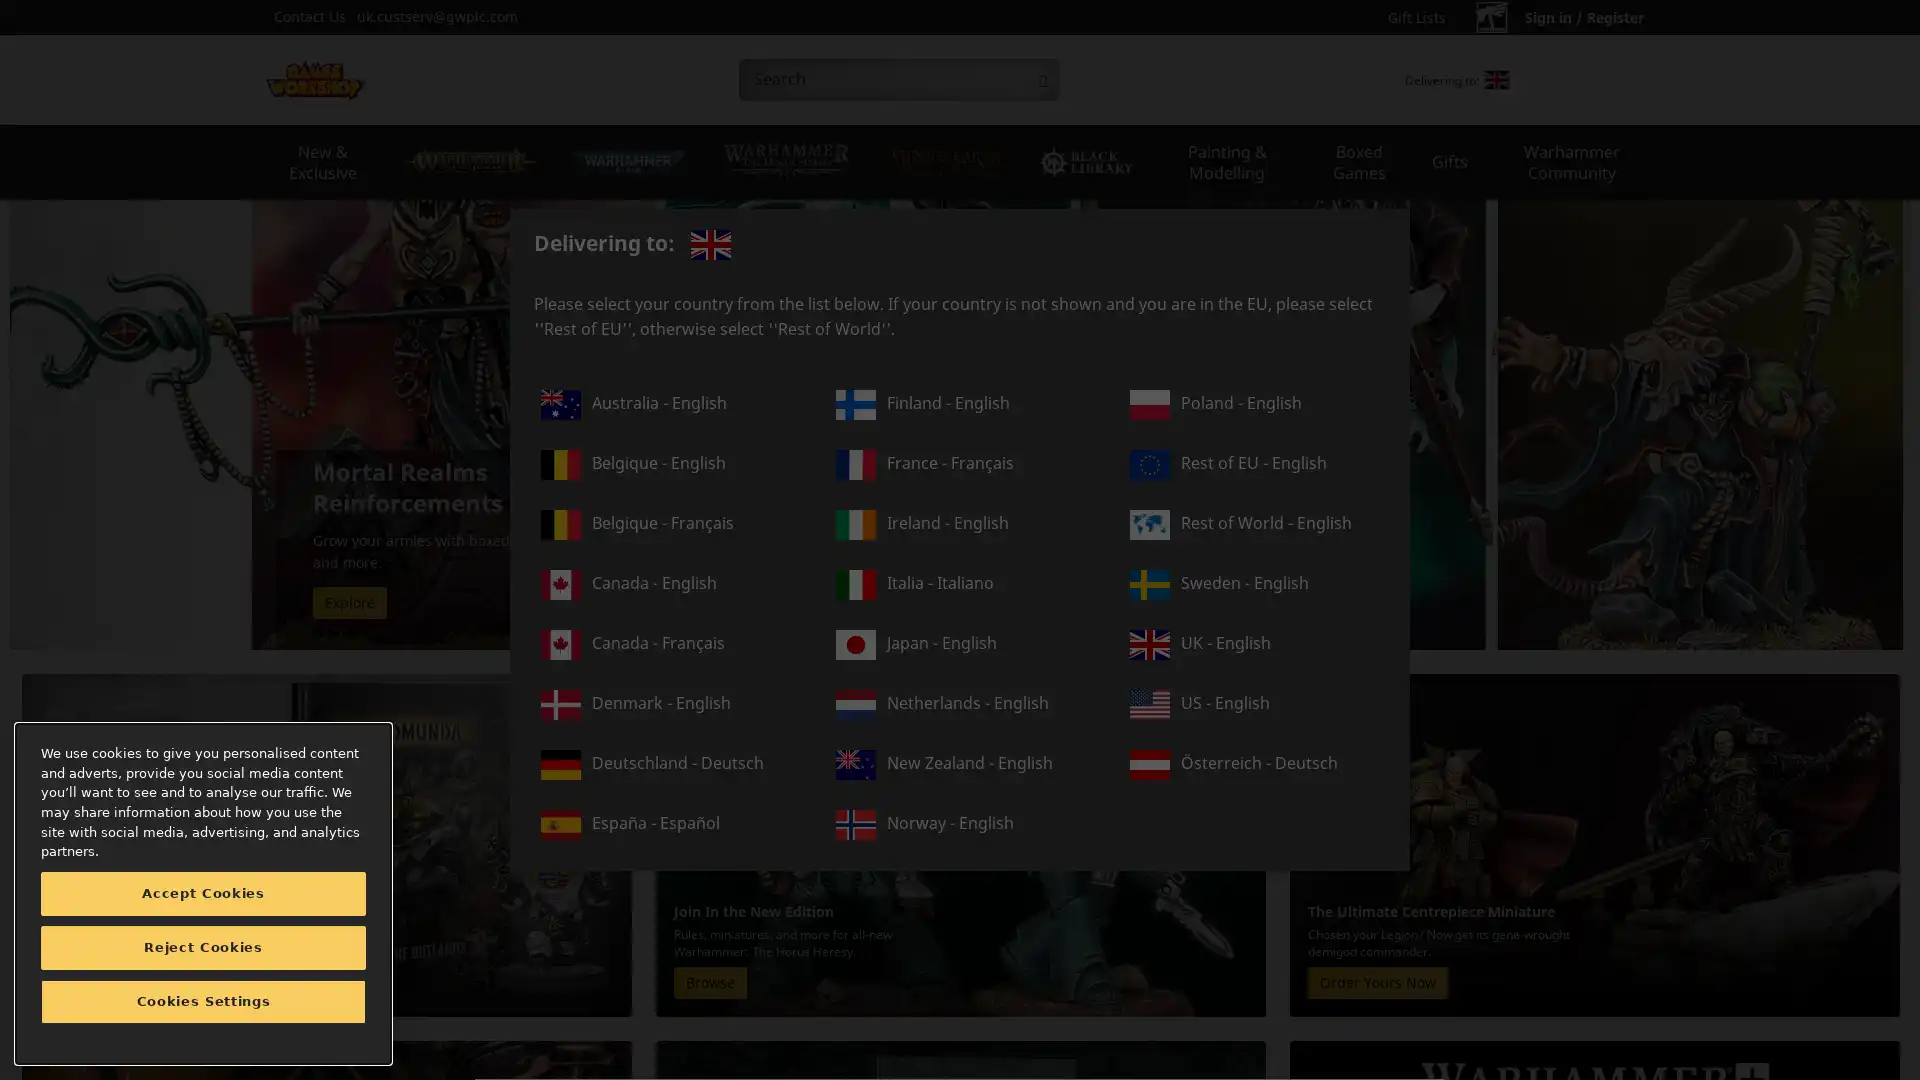 Image resolution: width=1920 pixels, height=1080 pixels. I want to click on Accept Cookies, so click(203, 893).